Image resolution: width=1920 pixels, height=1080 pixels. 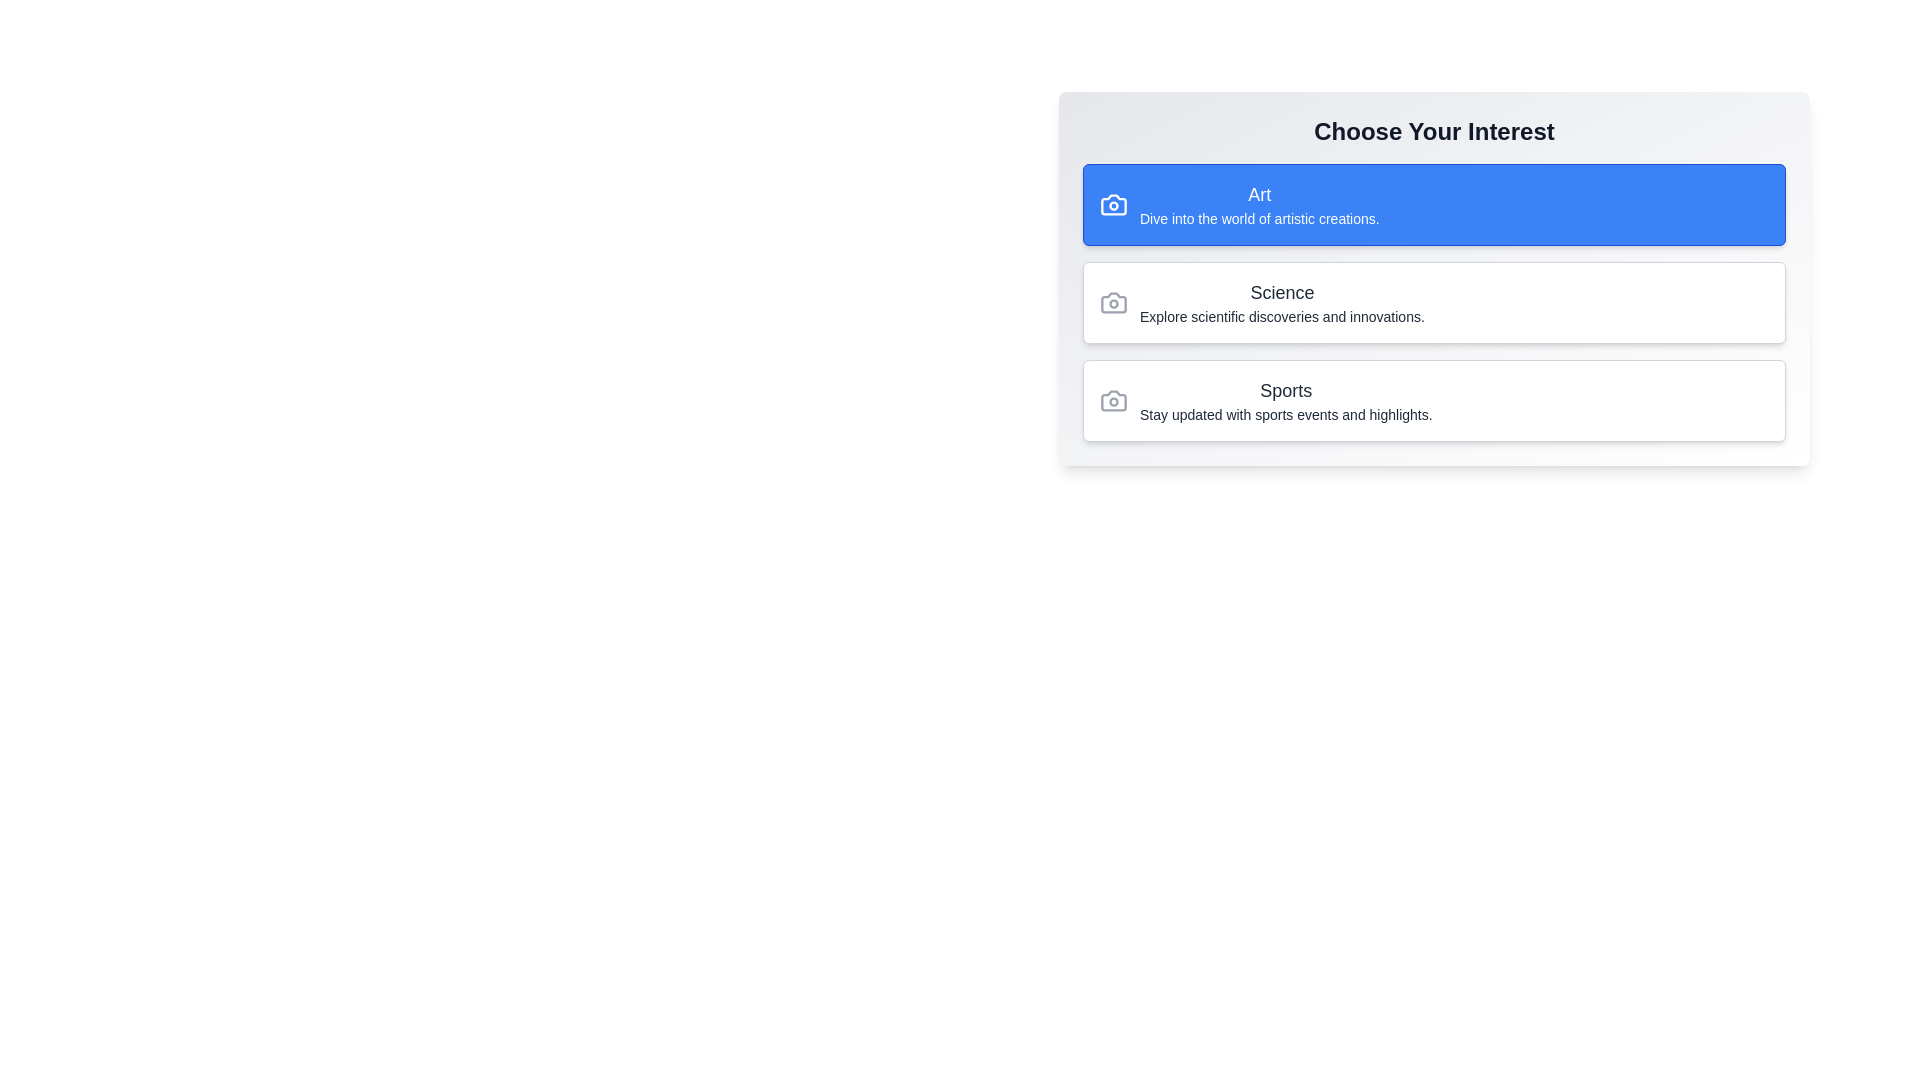 What do you see at coordinates (1112, 303) in the screenshot?
I see `the camera icon located to the left of the 'Science' topic card in the second row of the interests list` at bounding box center [1112, 303].